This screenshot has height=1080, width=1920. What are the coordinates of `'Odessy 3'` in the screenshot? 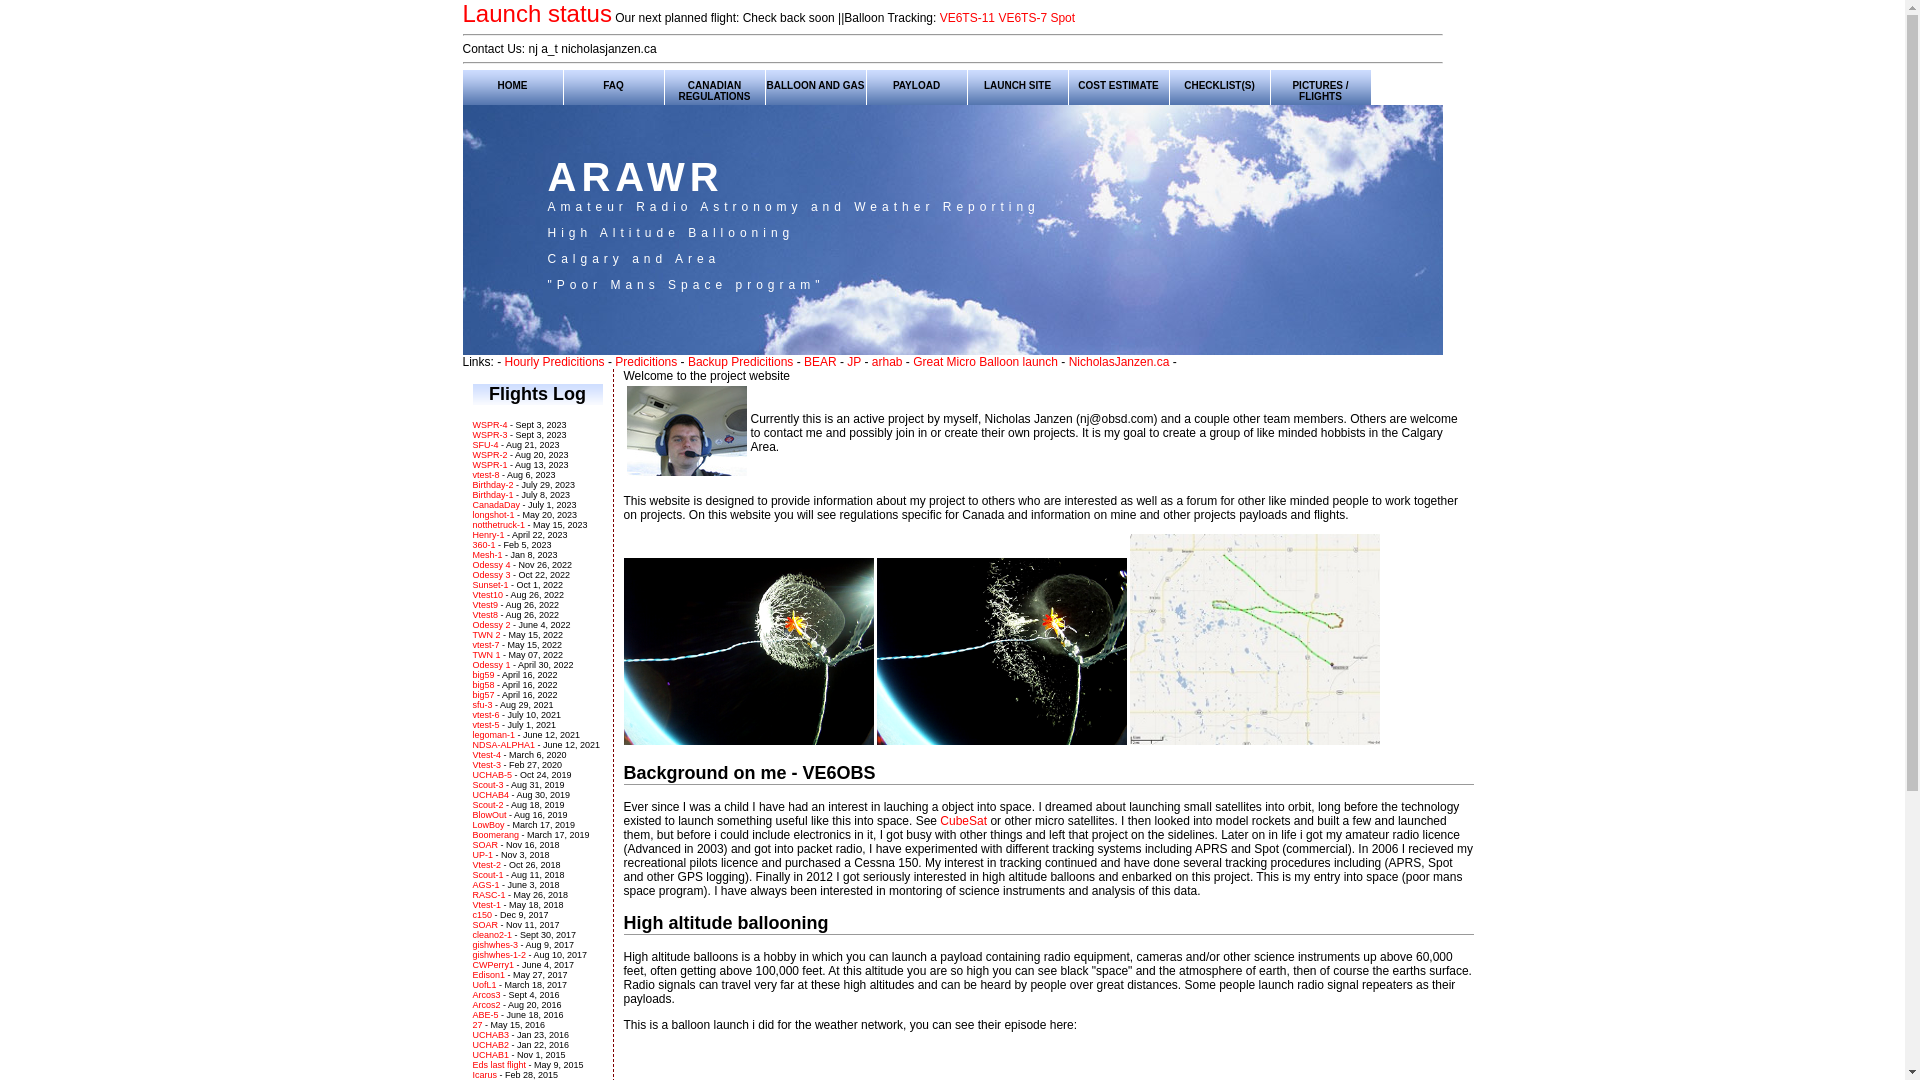 It's located at (490, 574).